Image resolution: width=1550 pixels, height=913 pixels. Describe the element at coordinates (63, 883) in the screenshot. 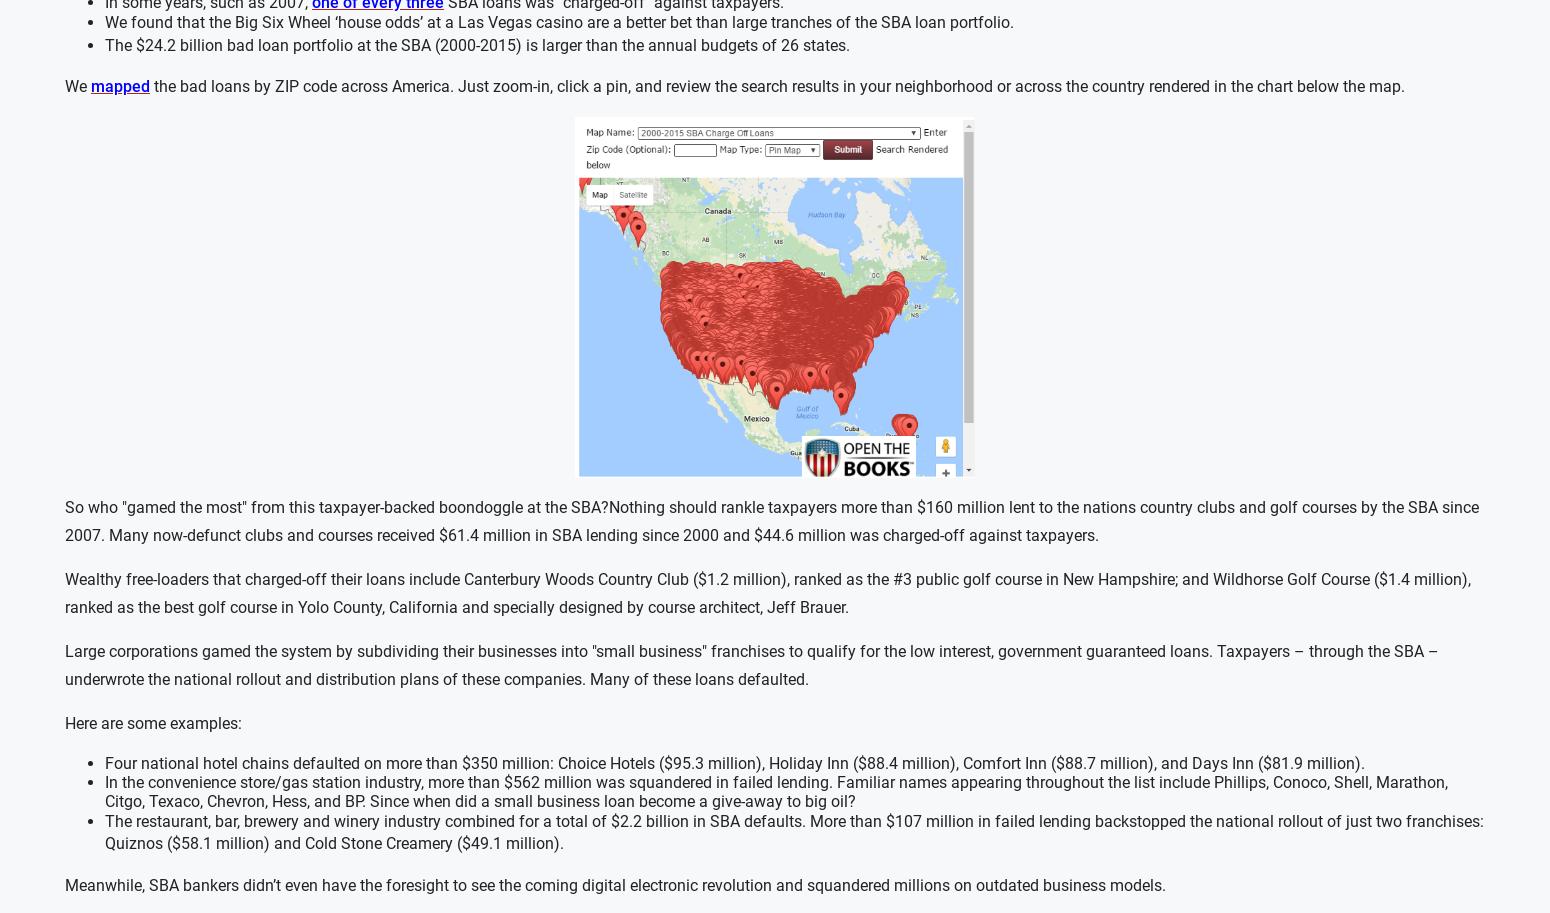

I see `'Meanwhile, SBA bankers didn’t even have the foresight to see the coming digital electronic revolution and squandered millions on outdated business models.'` at that location.